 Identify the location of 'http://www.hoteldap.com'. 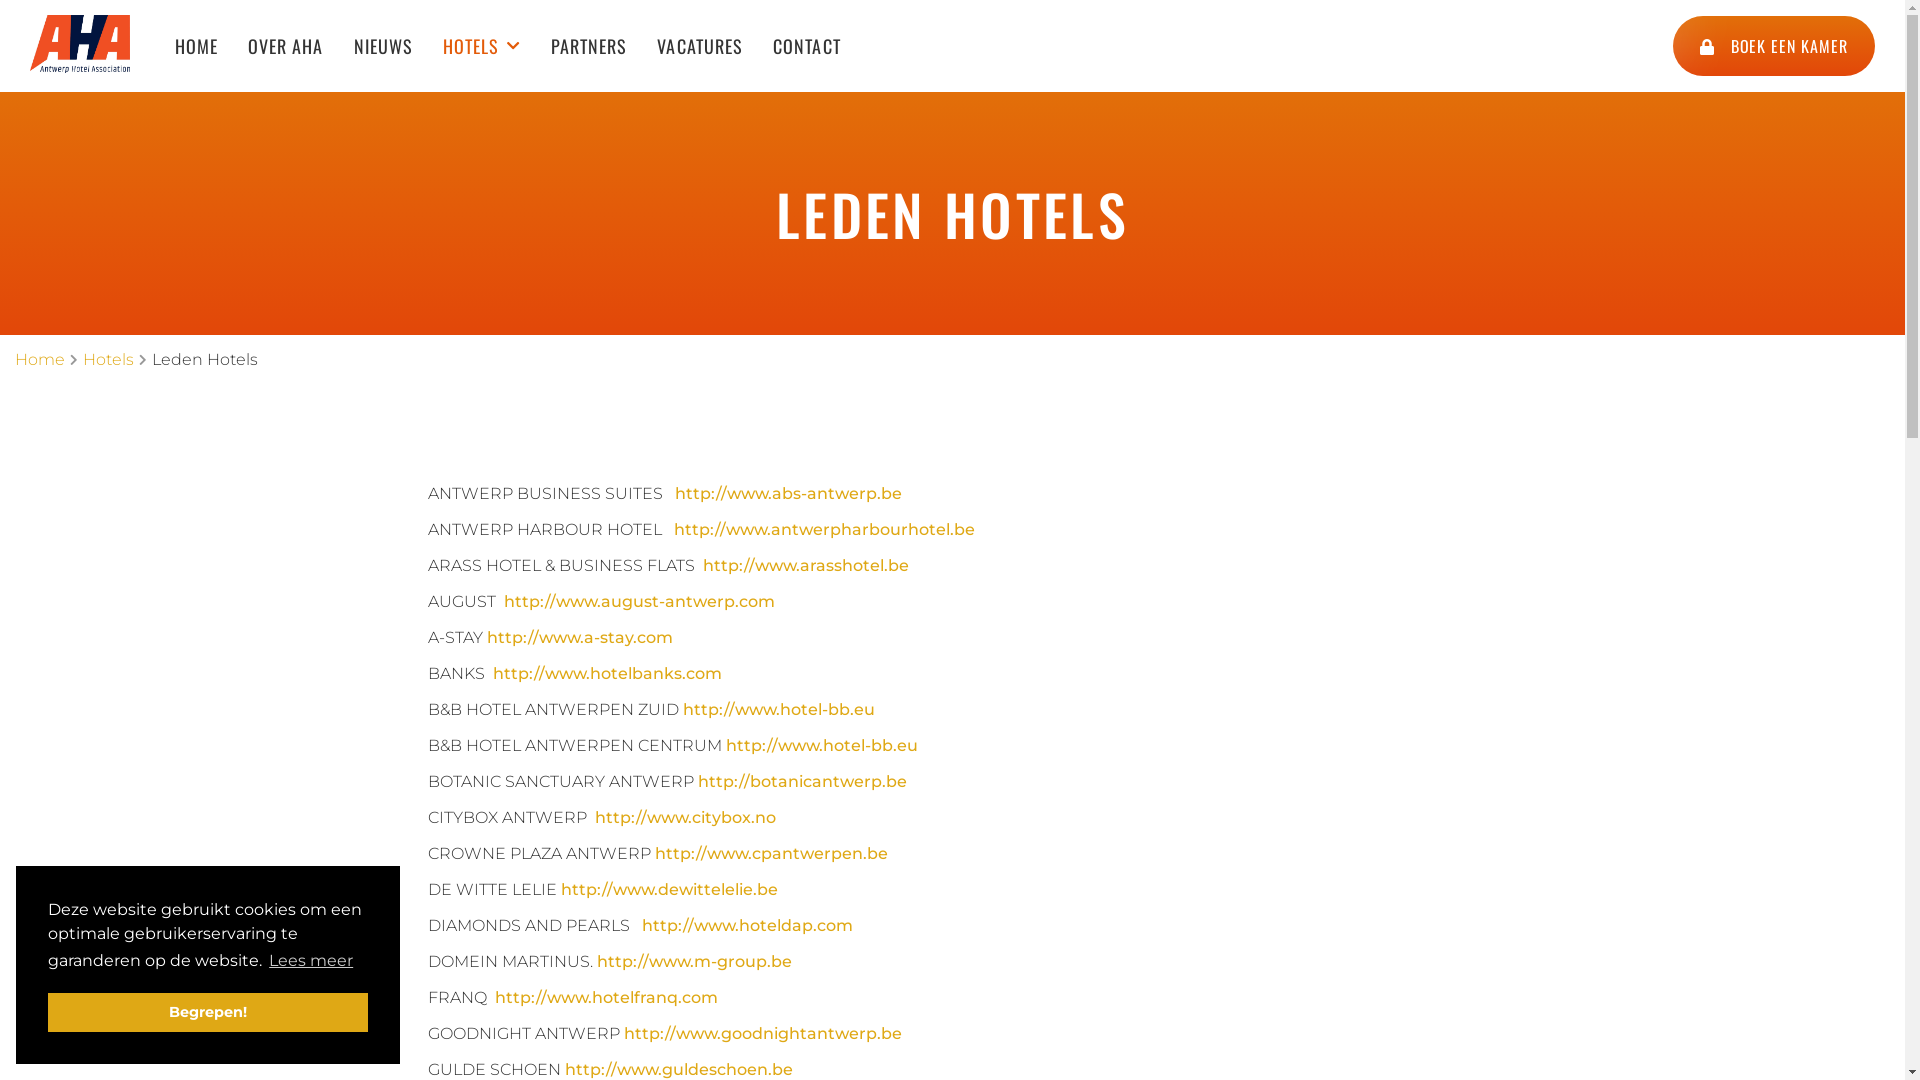
(746, 925).